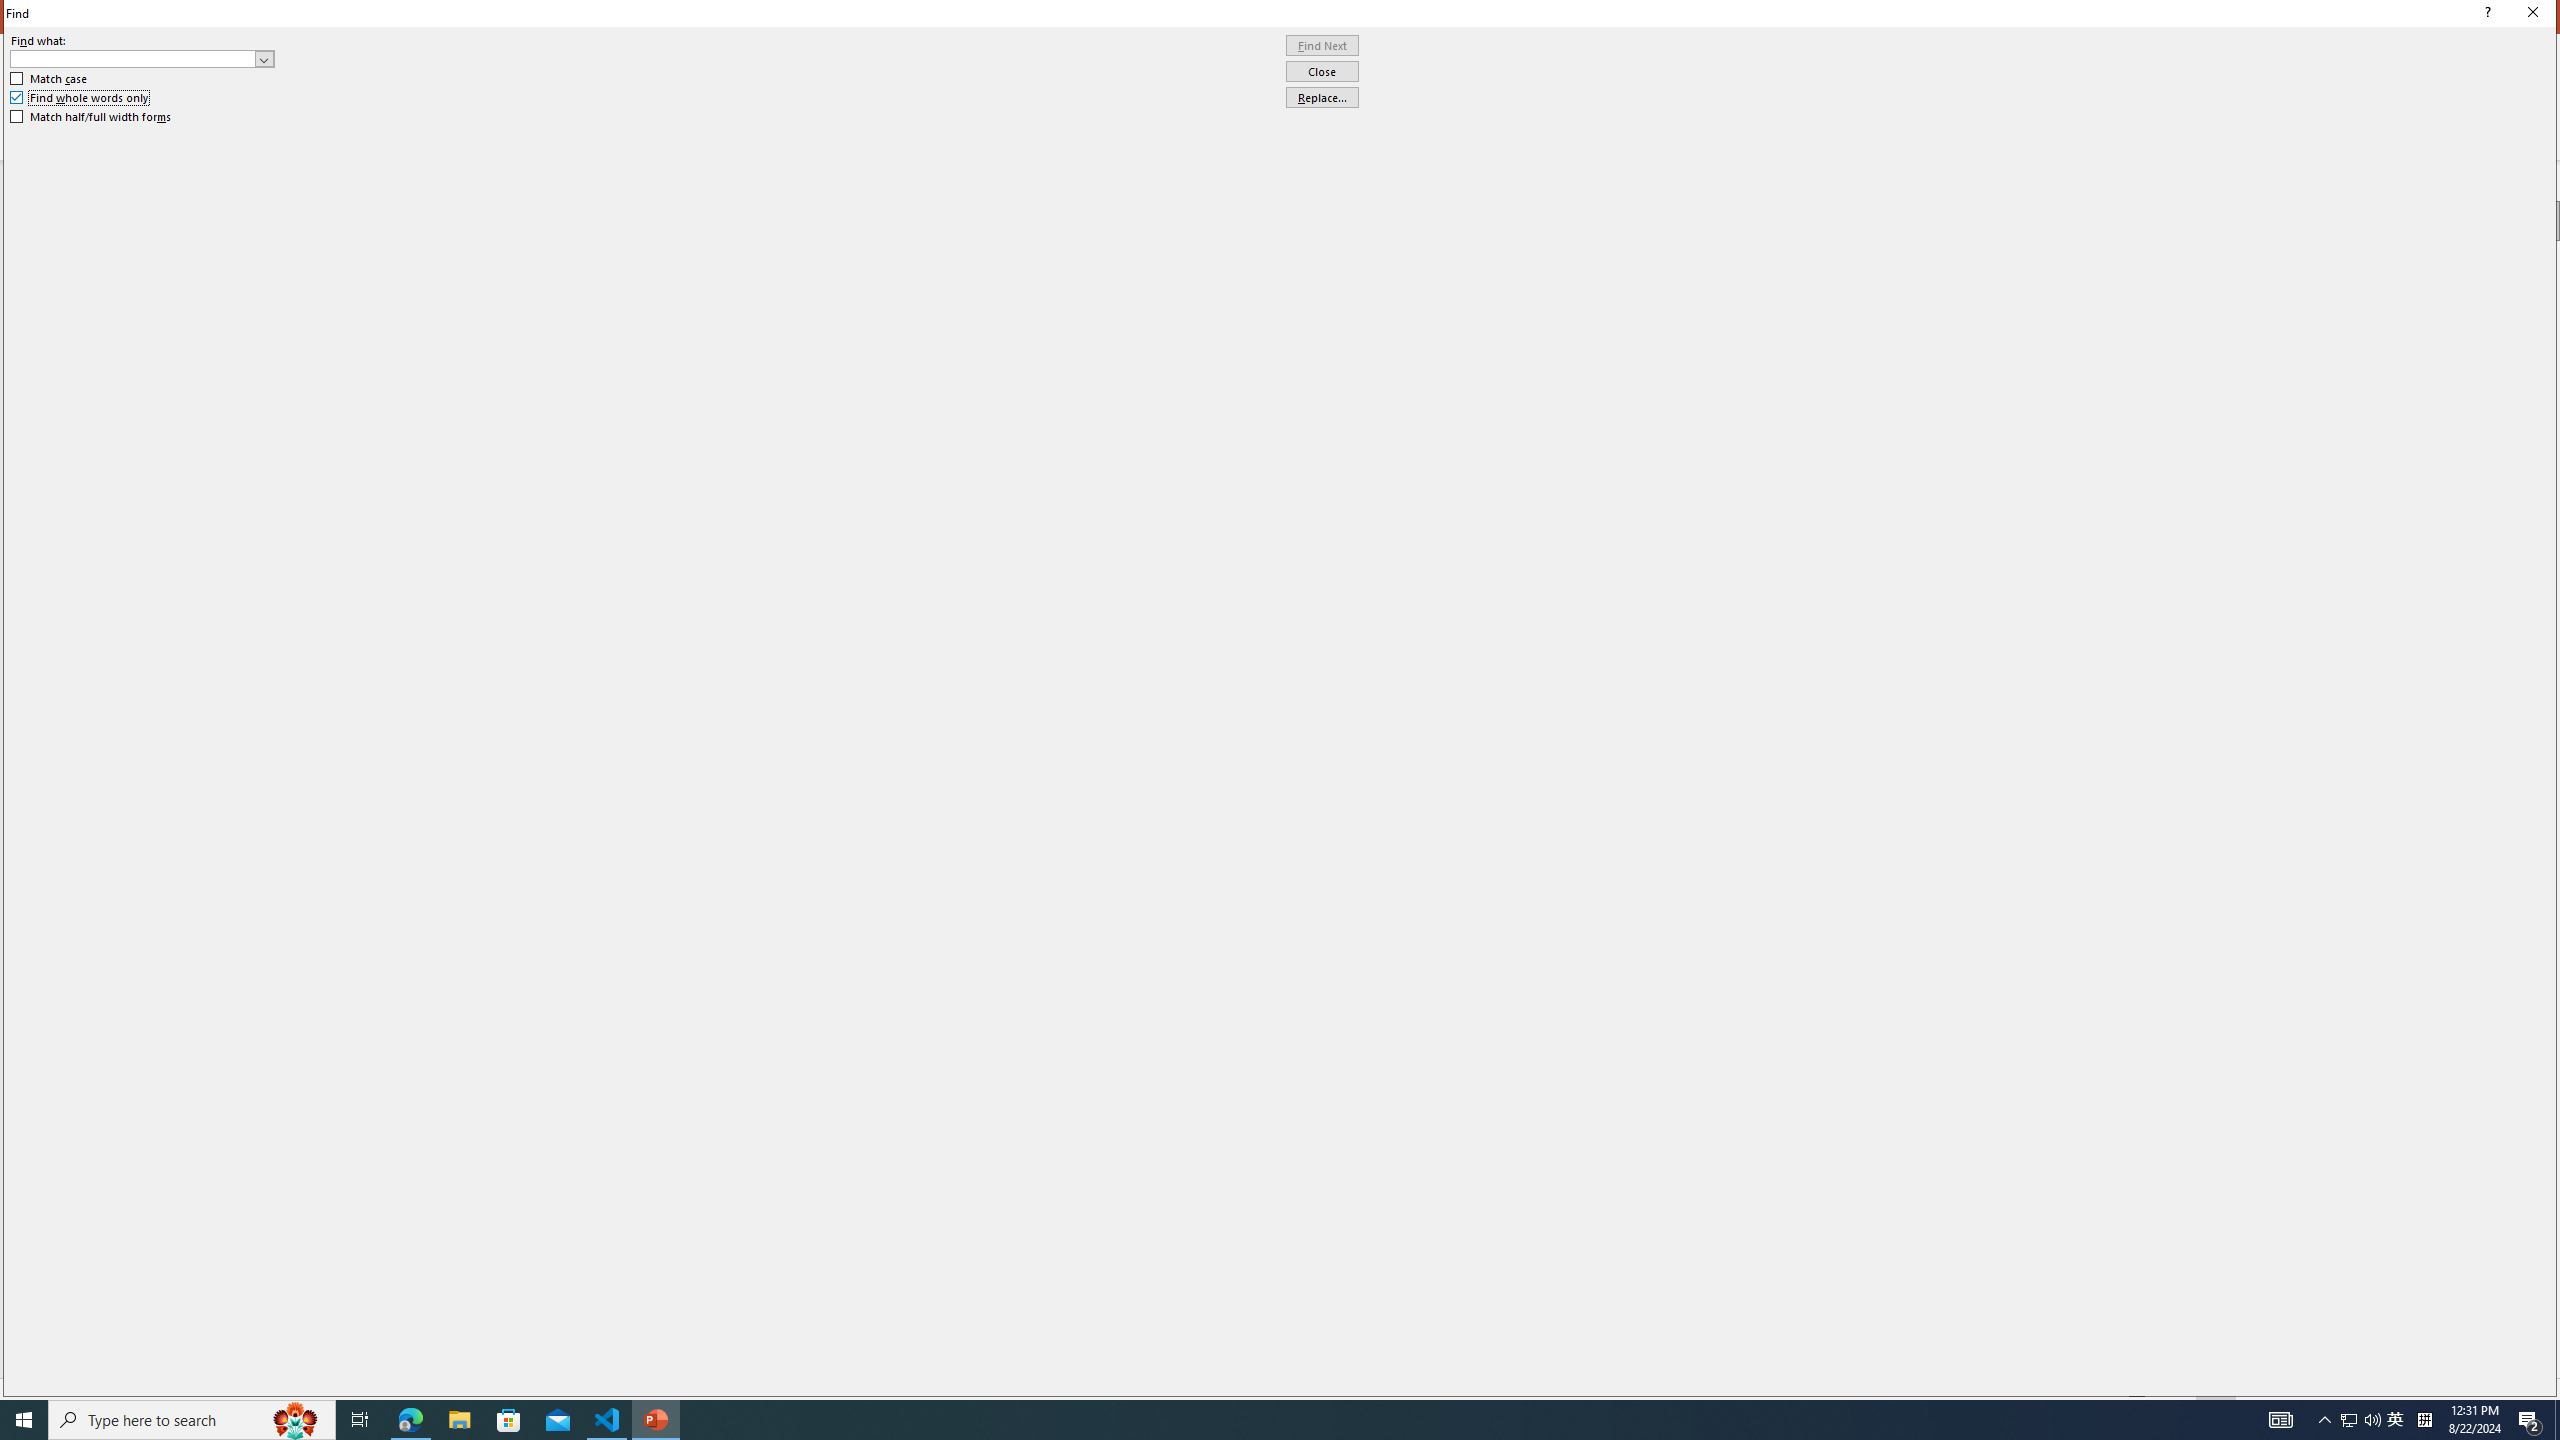  What do you see at coordinates (91, 116) in the screenshot?
I see `'Match half/full width forms'` at bounding box center [91, 116].